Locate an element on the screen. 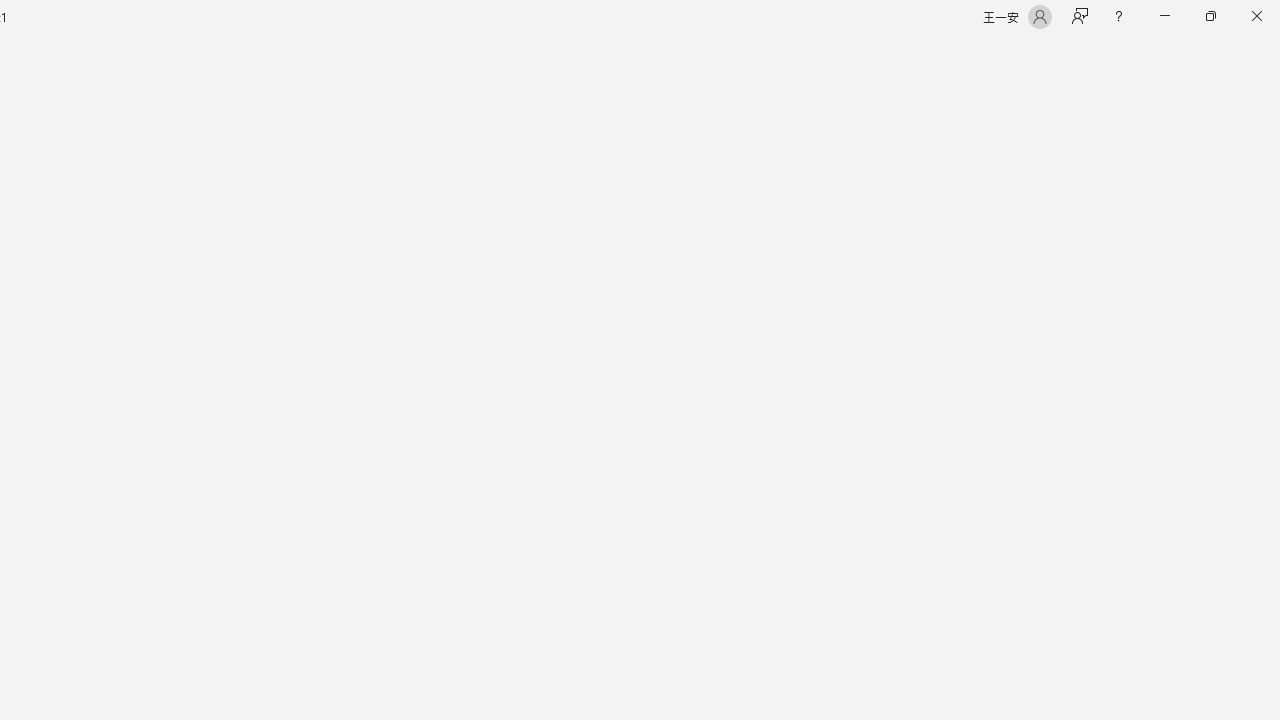 The width and height of the screenshot is (1280, 720). 'Help' is located at coordinates (1117, 16).